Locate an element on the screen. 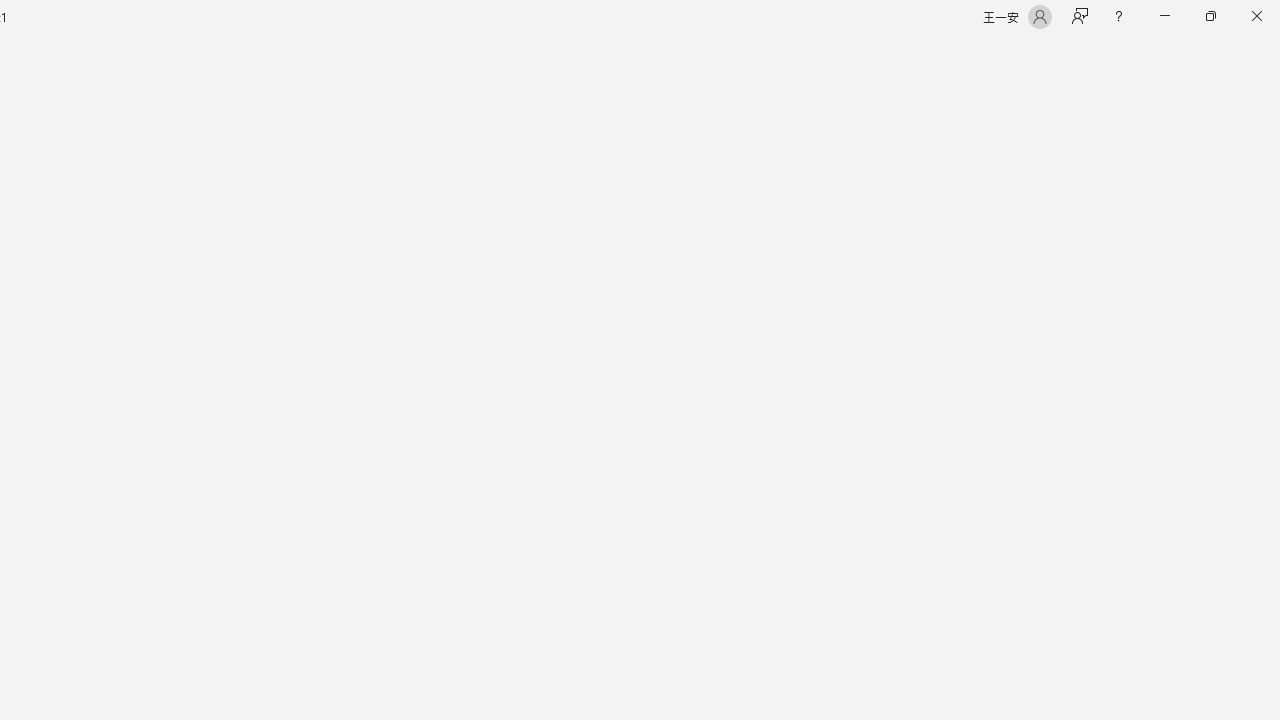 The width and height of the screenshot is (1280, 720). 'Help' is located at coordinates (1117, 16).